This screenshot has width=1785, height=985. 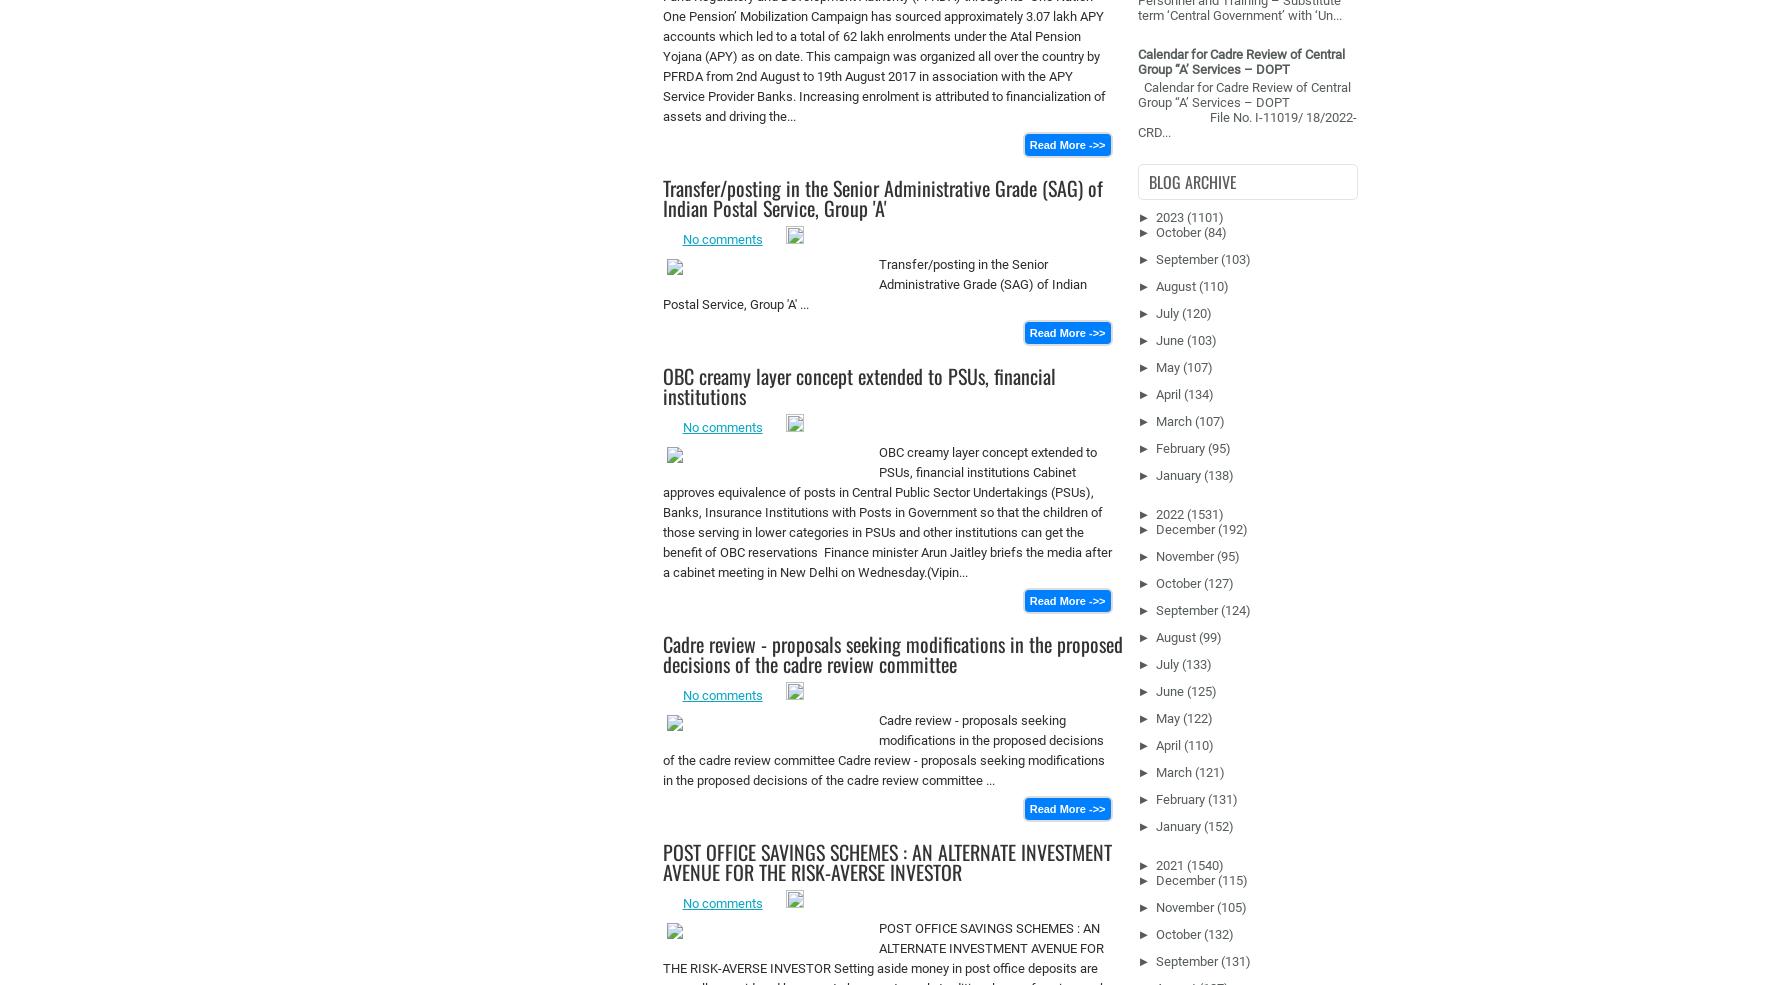 I want to click on 'OBC creamy layer concept extended to PSUs, financial institutions




Cabinet approves equivalence of posts in Central Public Sector Undertakings (PSUs), Banks, Insurance Institutions with Posts in Government so that the children of those serving in lower categories in PSUs and other institutions can get the benefit of OBC reservations 






Finance minister Arun Jaitley briefs the media after a cabinet meeting in New Delhi on Wednesday.(Vipin...', so click(x=886, y=512).